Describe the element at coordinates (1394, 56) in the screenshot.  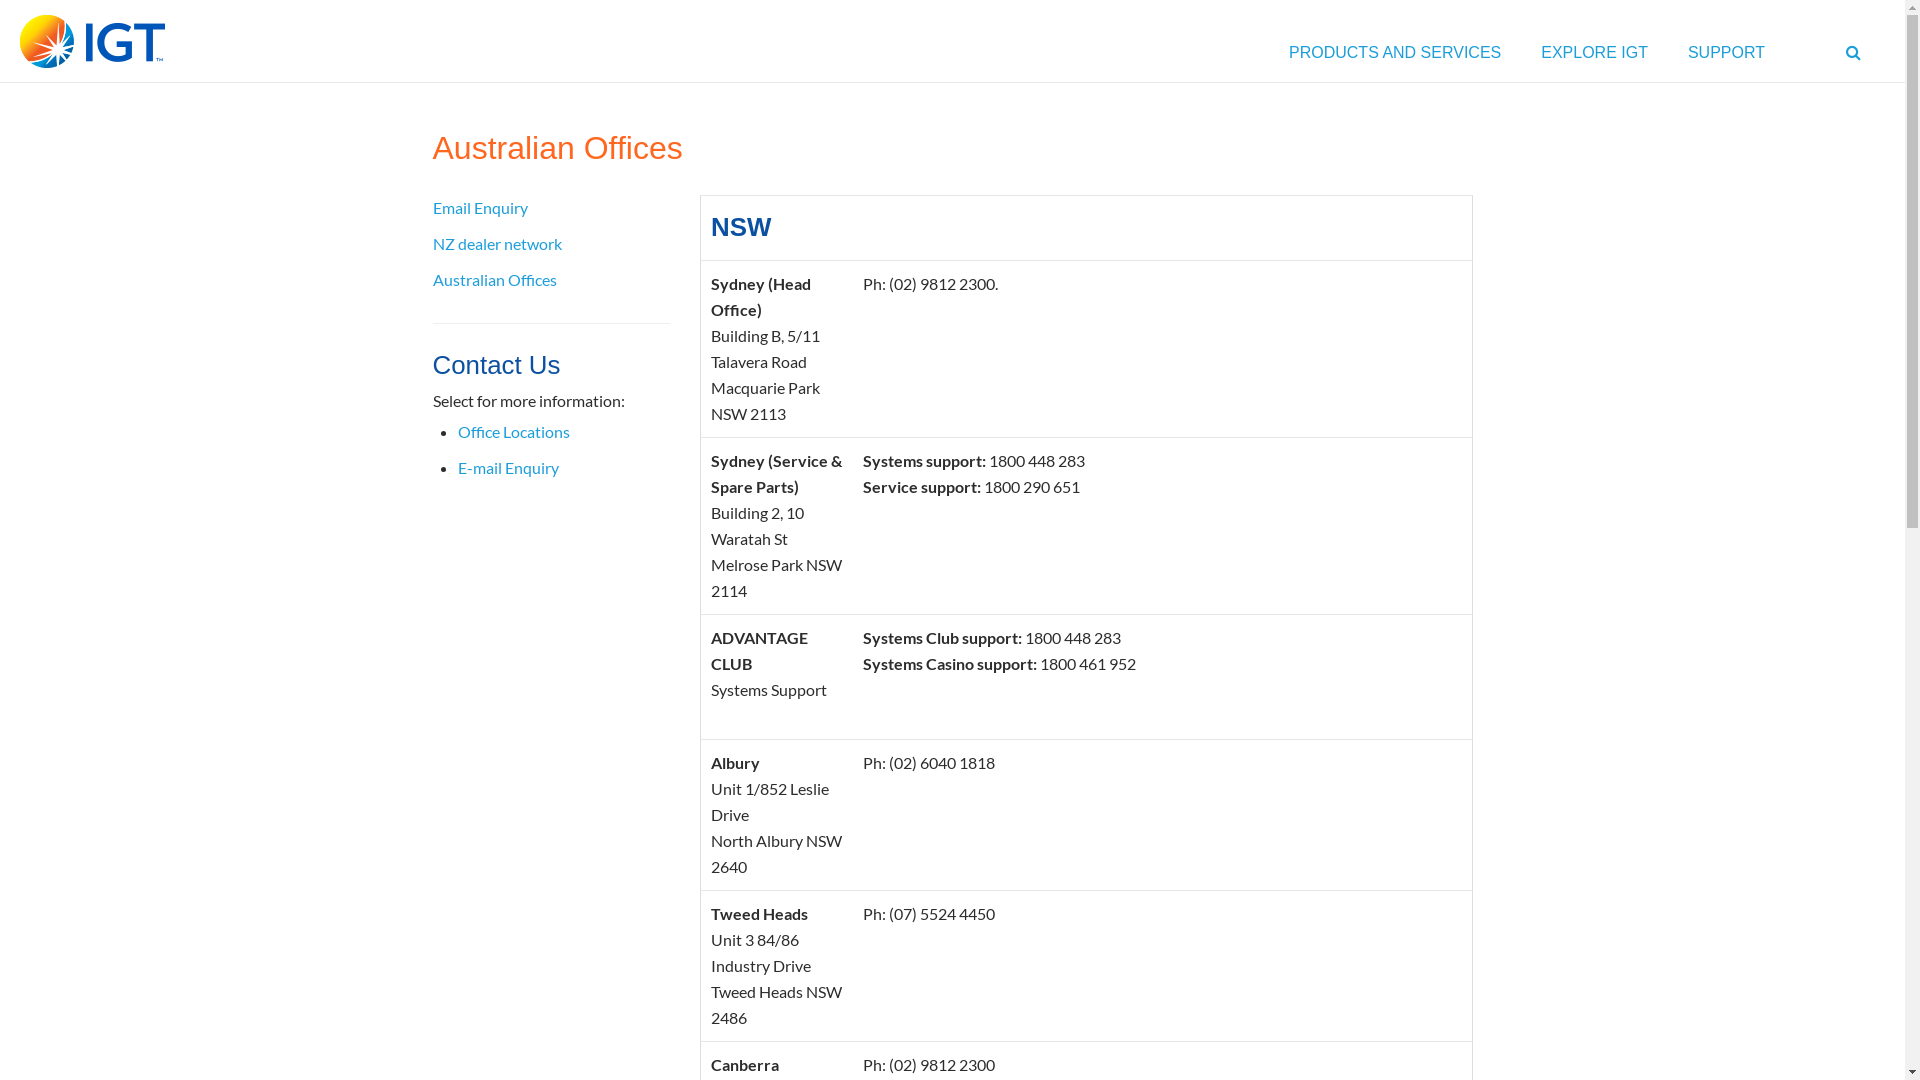
I see `'PRODUCTS AND SERVICES'` at that location.